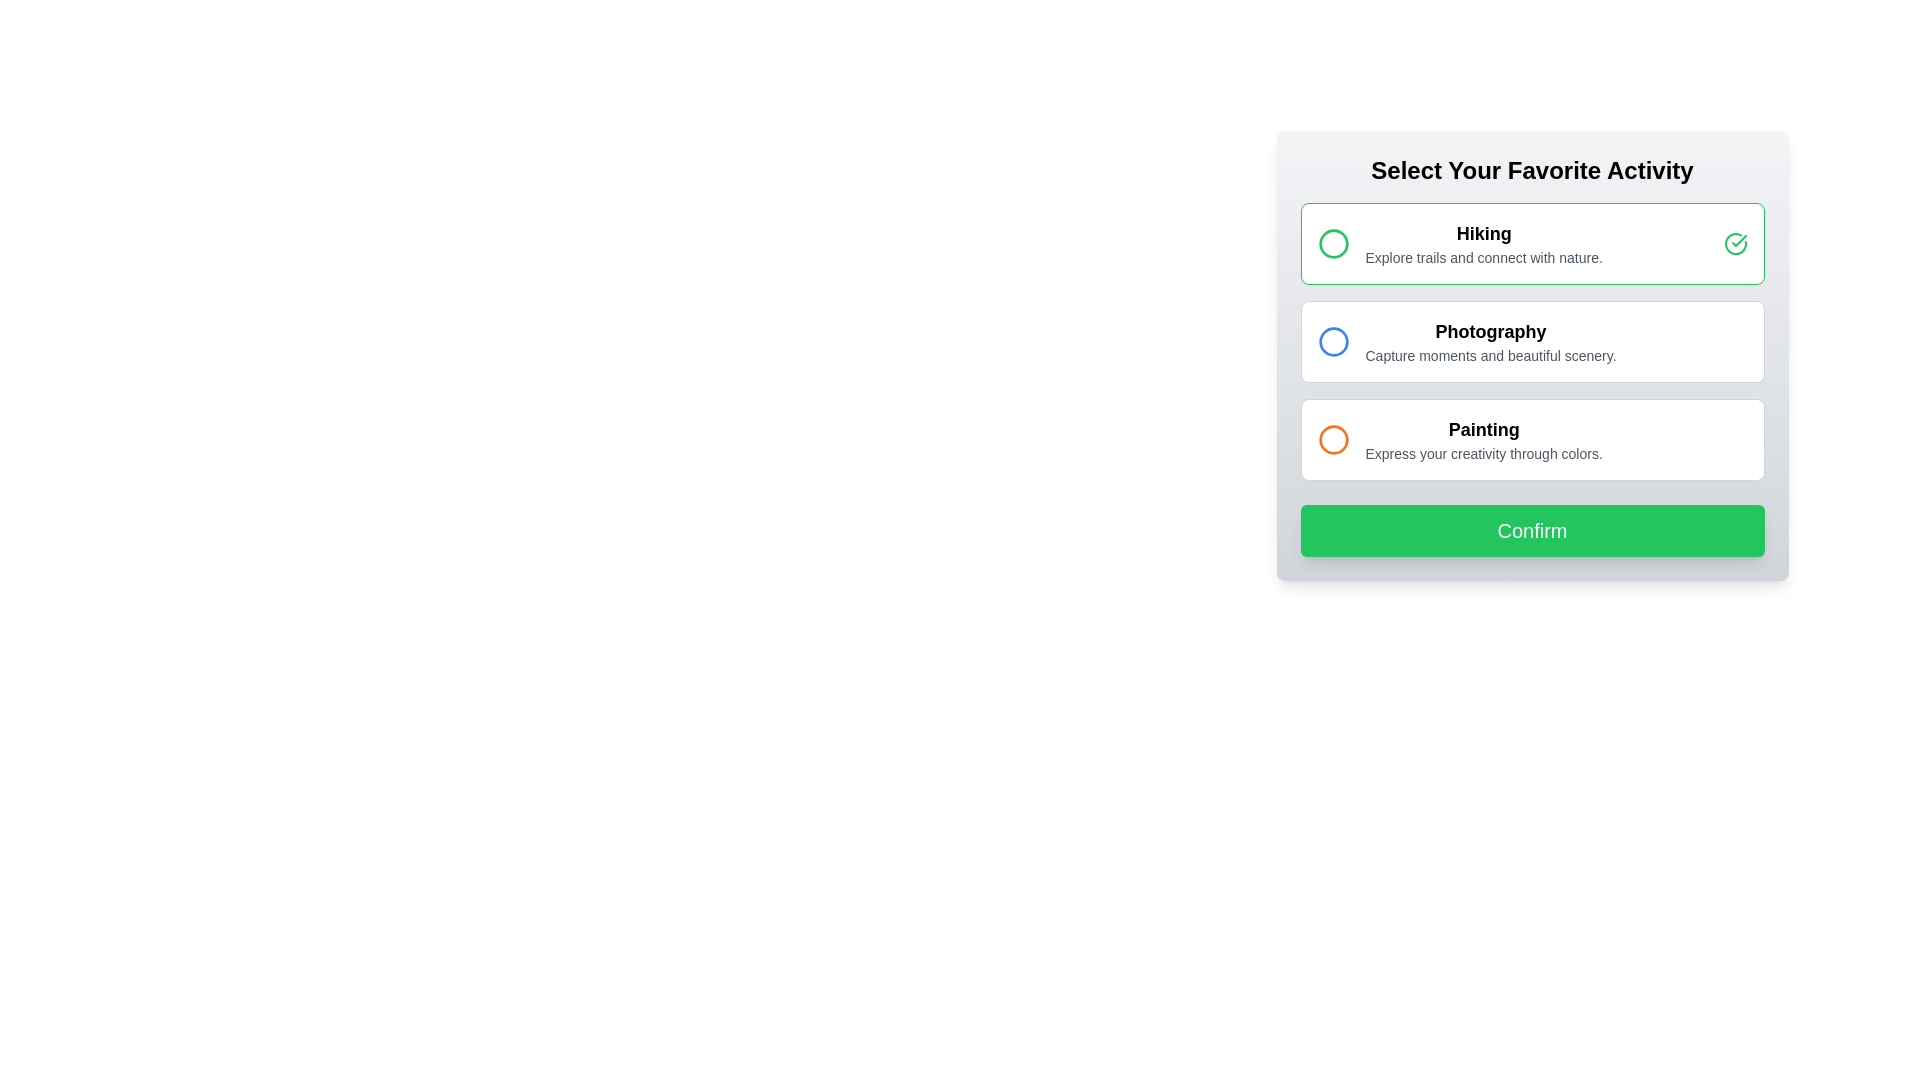 This screenshot has width=1920, height=1080. Describe the element at coordinates (1333, 341) in the screenshot. I see `the radio button icon for the 'Photography' option` at that location.